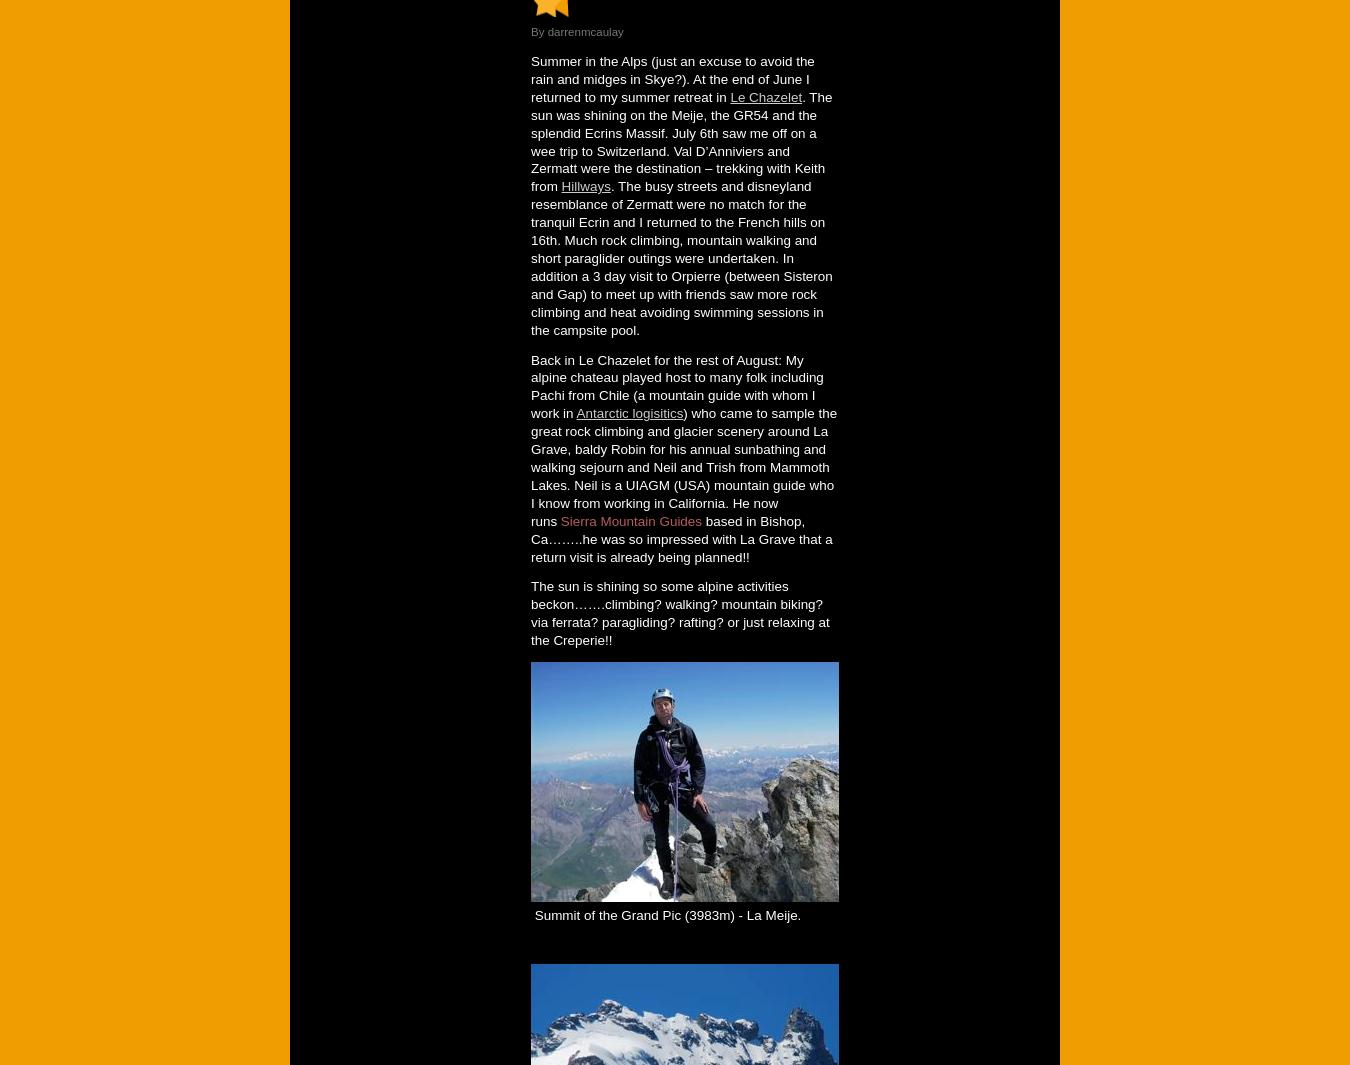 This screenshot has width=1350, height=1065. I want to click on 'Back in Le Chazelet for the rest of August: My alpine chateau played host to many folk including Pachi from Chile (a mountain guide with whom I work in', so click(676, 385).